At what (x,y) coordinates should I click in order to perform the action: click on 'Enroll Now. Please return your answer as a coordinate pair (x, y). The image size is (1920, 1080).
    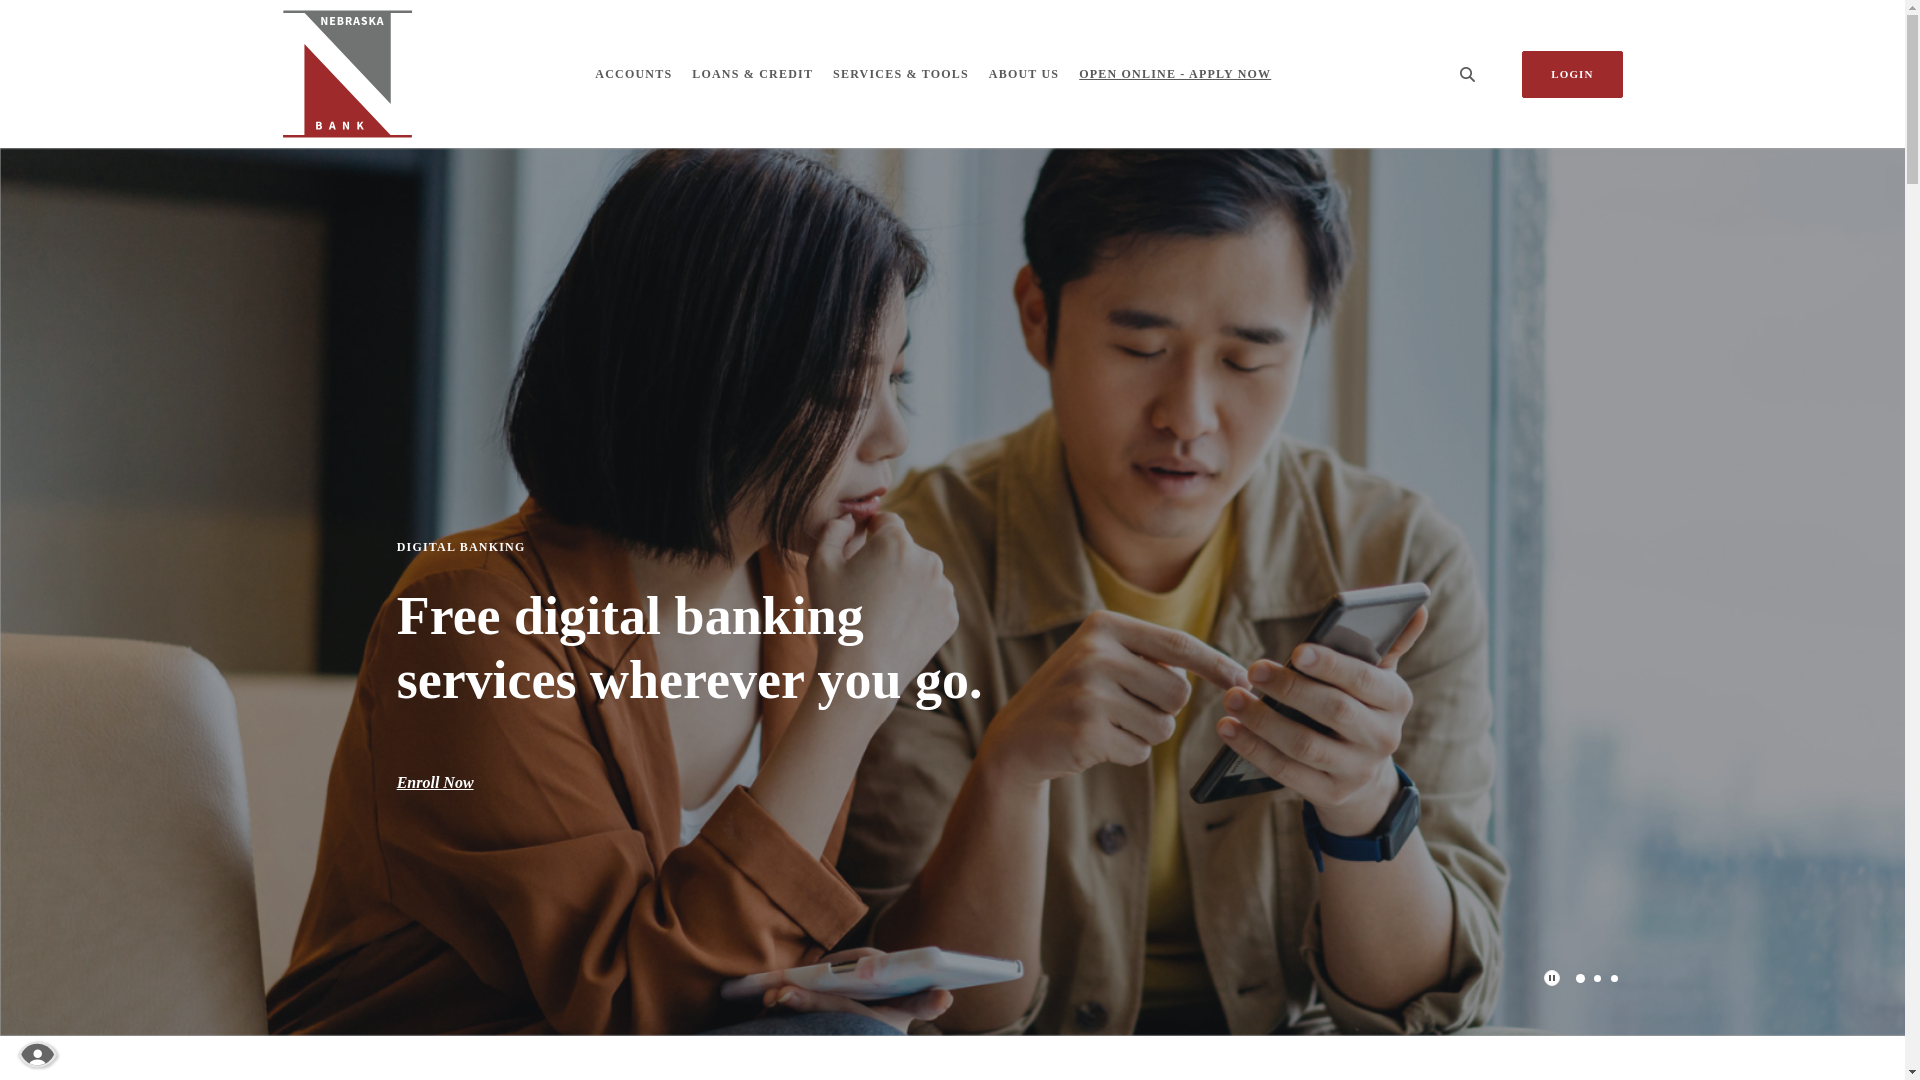
    Looking at the image, I should click on (434, 781).